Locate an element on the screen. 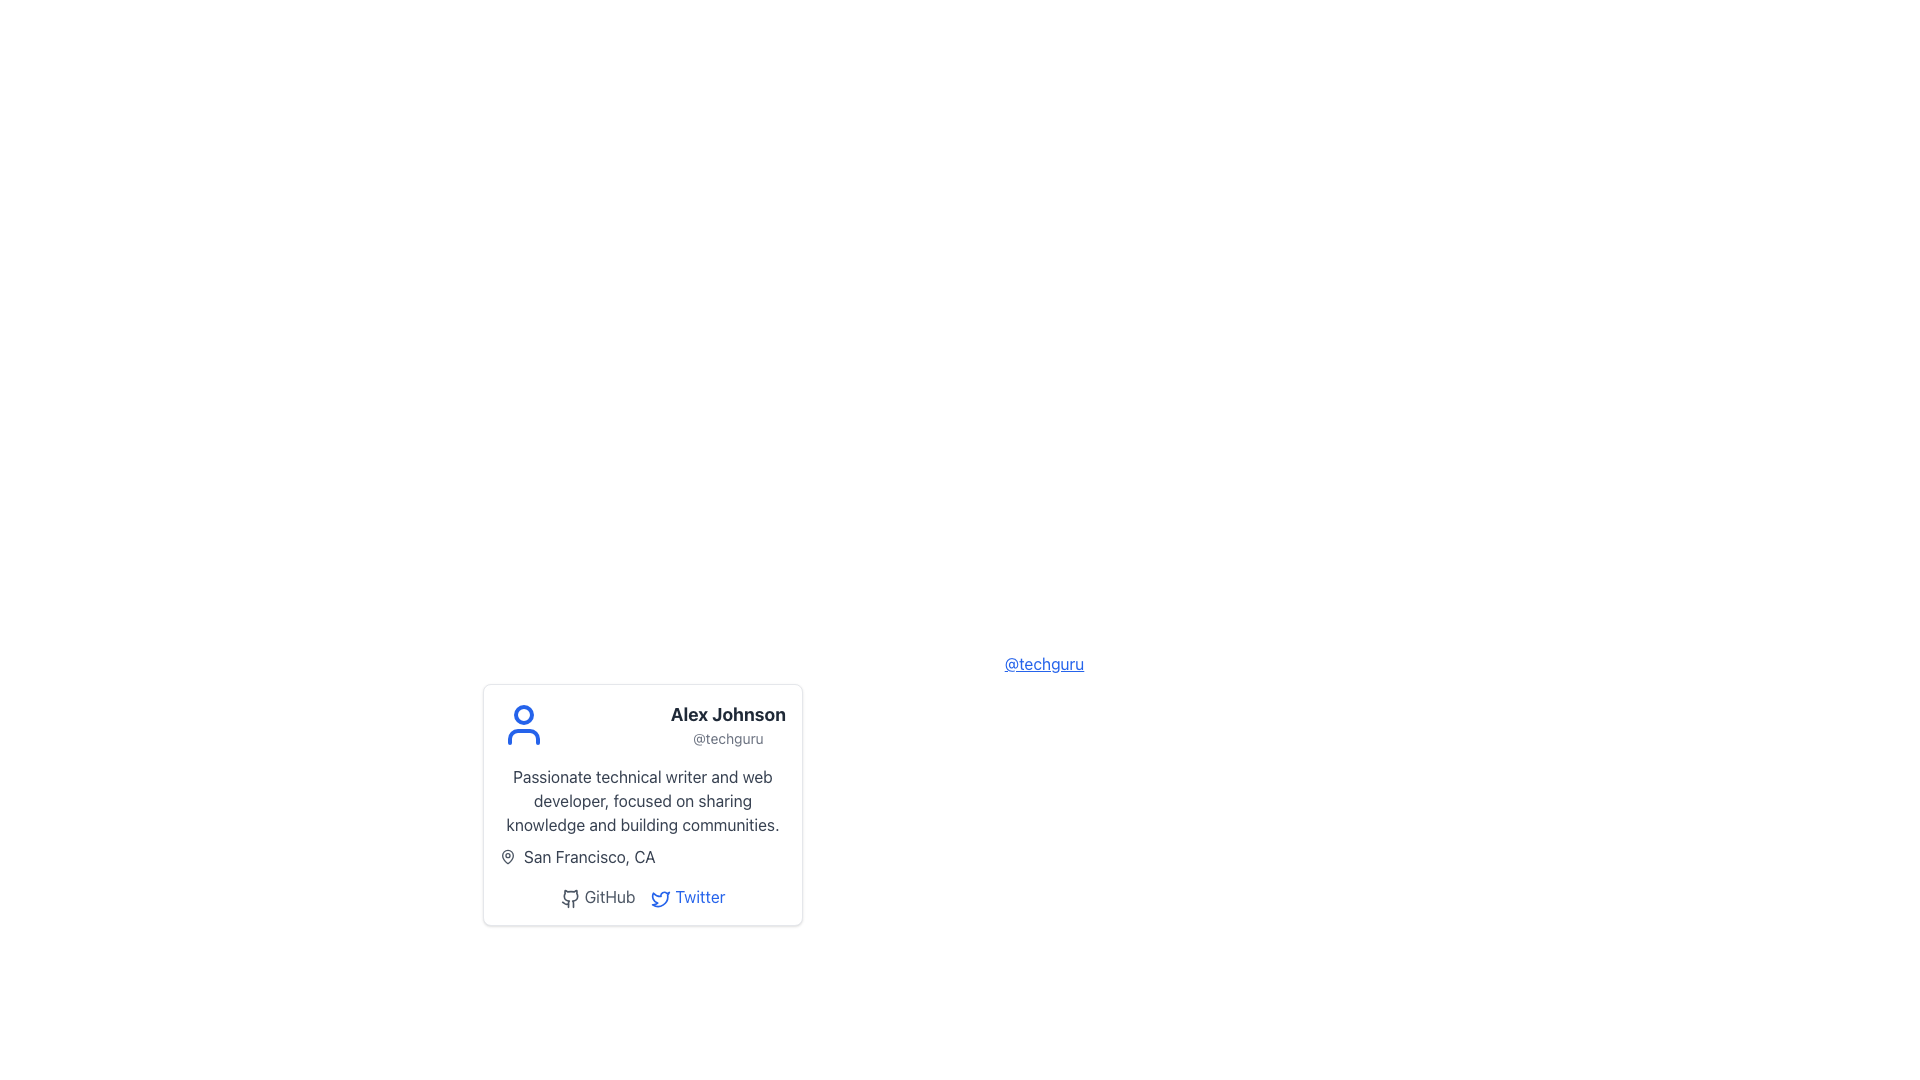 Image resolution: width=1920 pixels, height=1080 pixels. the label displaying 'San Francisco, CA' with a map pin icon, located at the bottom-left section of the card beneath the descriptive paragraph is located at coordinates (643, 855).